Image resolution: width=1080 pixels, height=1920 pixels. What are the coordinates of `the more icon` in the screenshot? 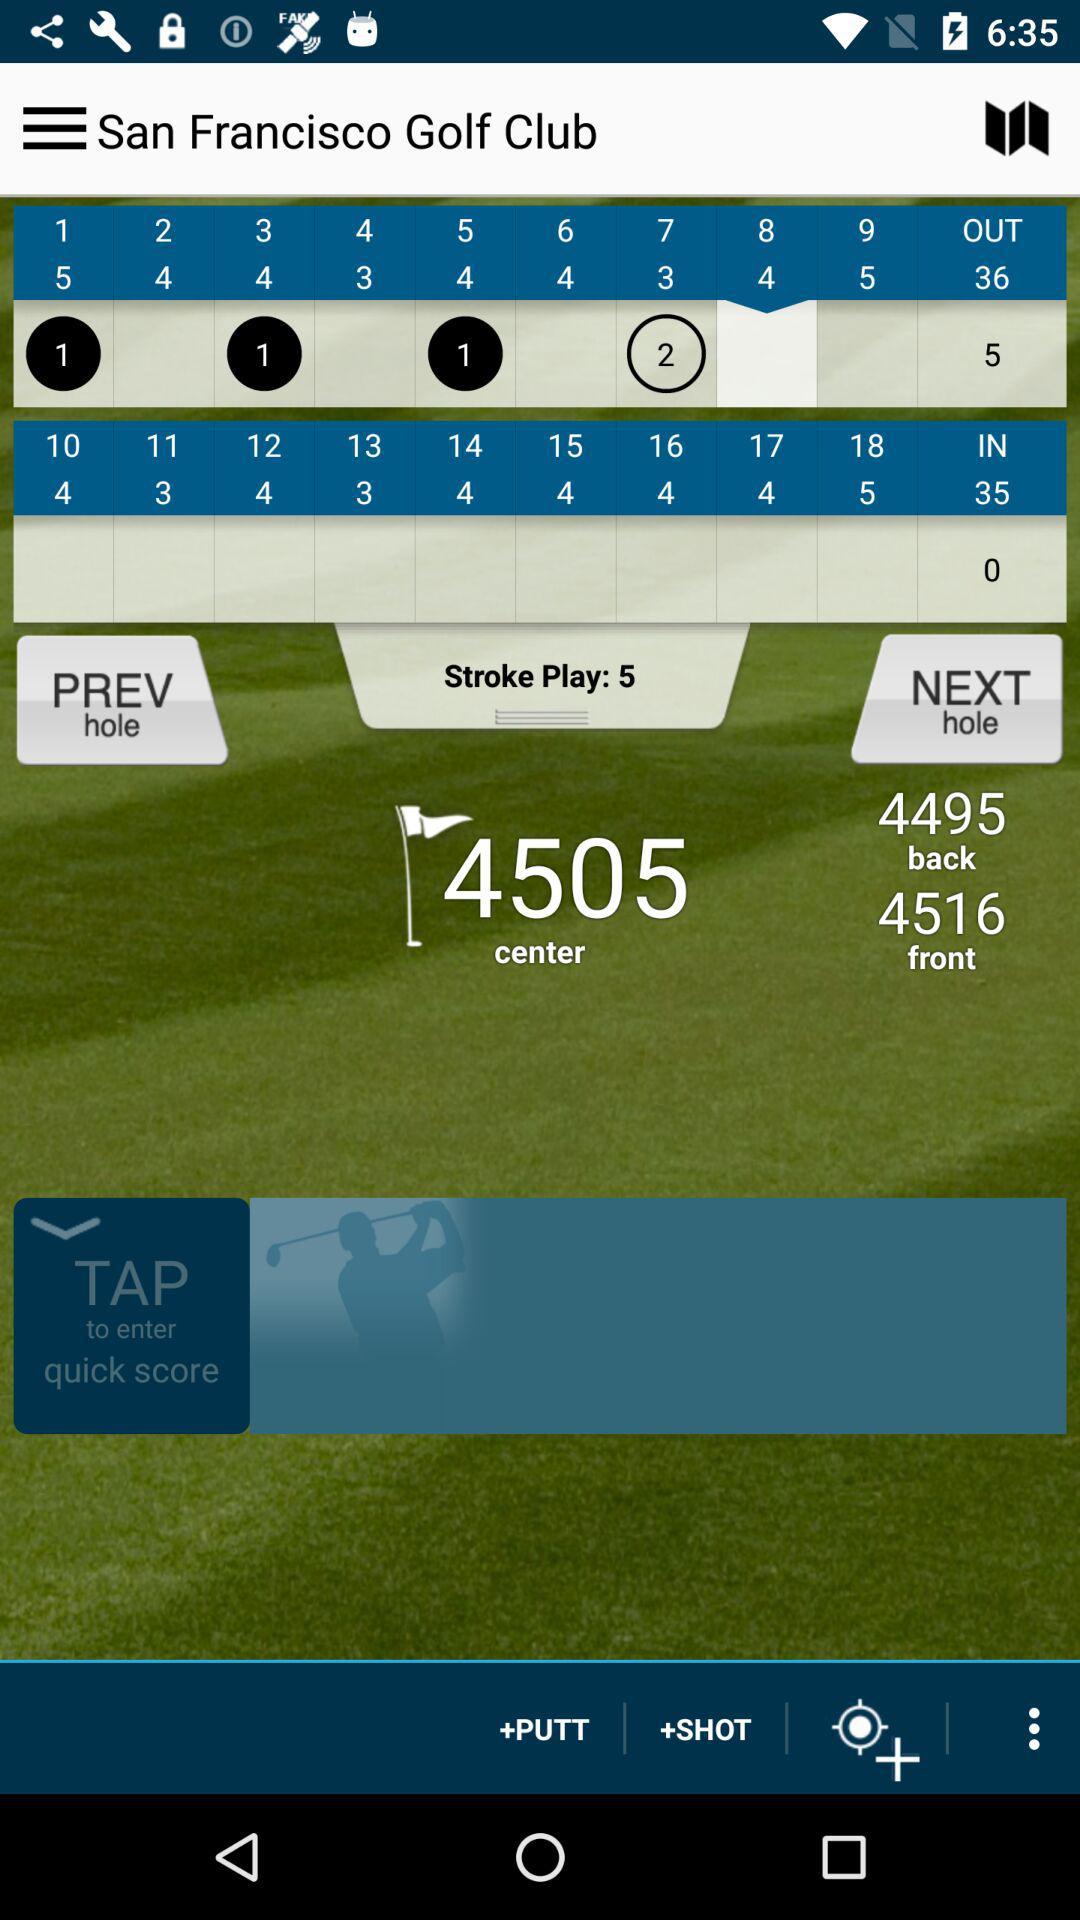 It's located at (1014, 1727).